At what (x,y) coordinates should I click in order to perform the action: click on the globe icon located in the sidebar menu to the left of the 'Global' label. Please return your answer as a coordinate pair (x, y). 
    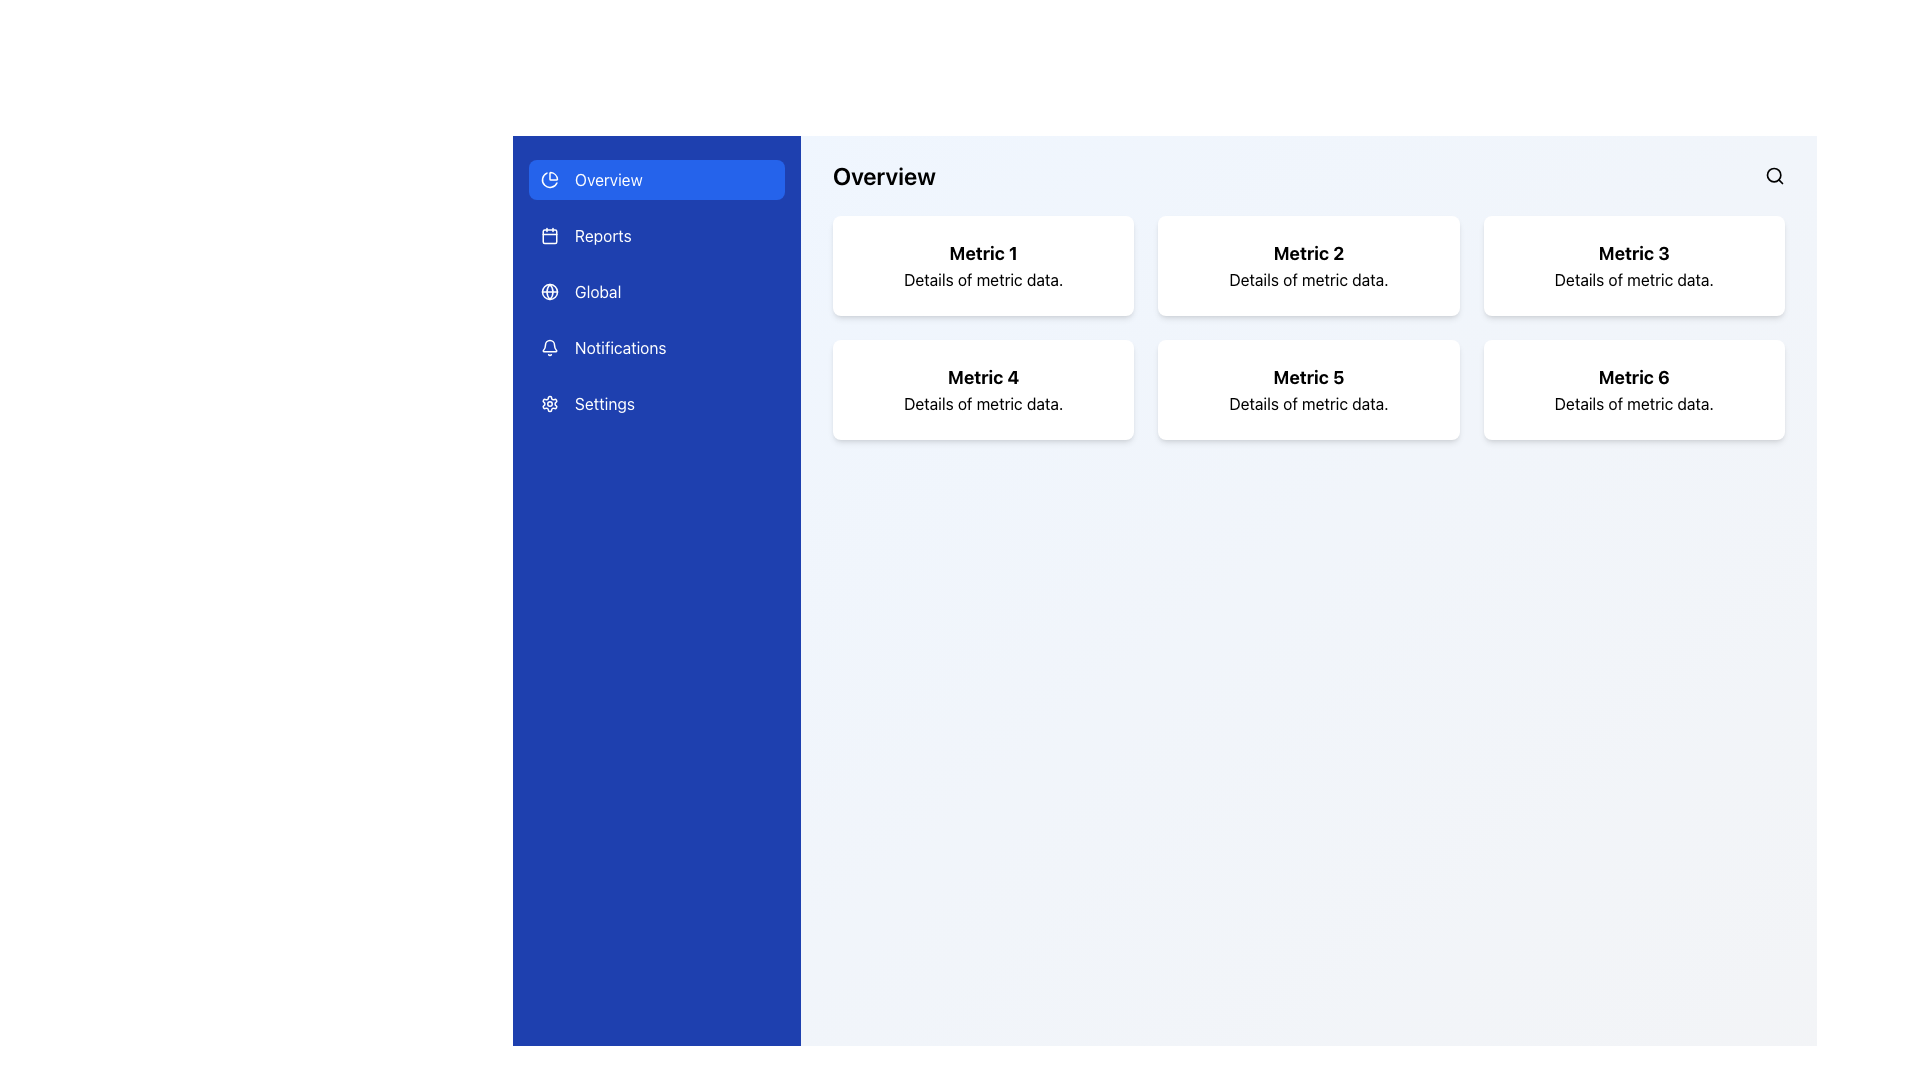
    Looking at the image, I should click on (550, 292).